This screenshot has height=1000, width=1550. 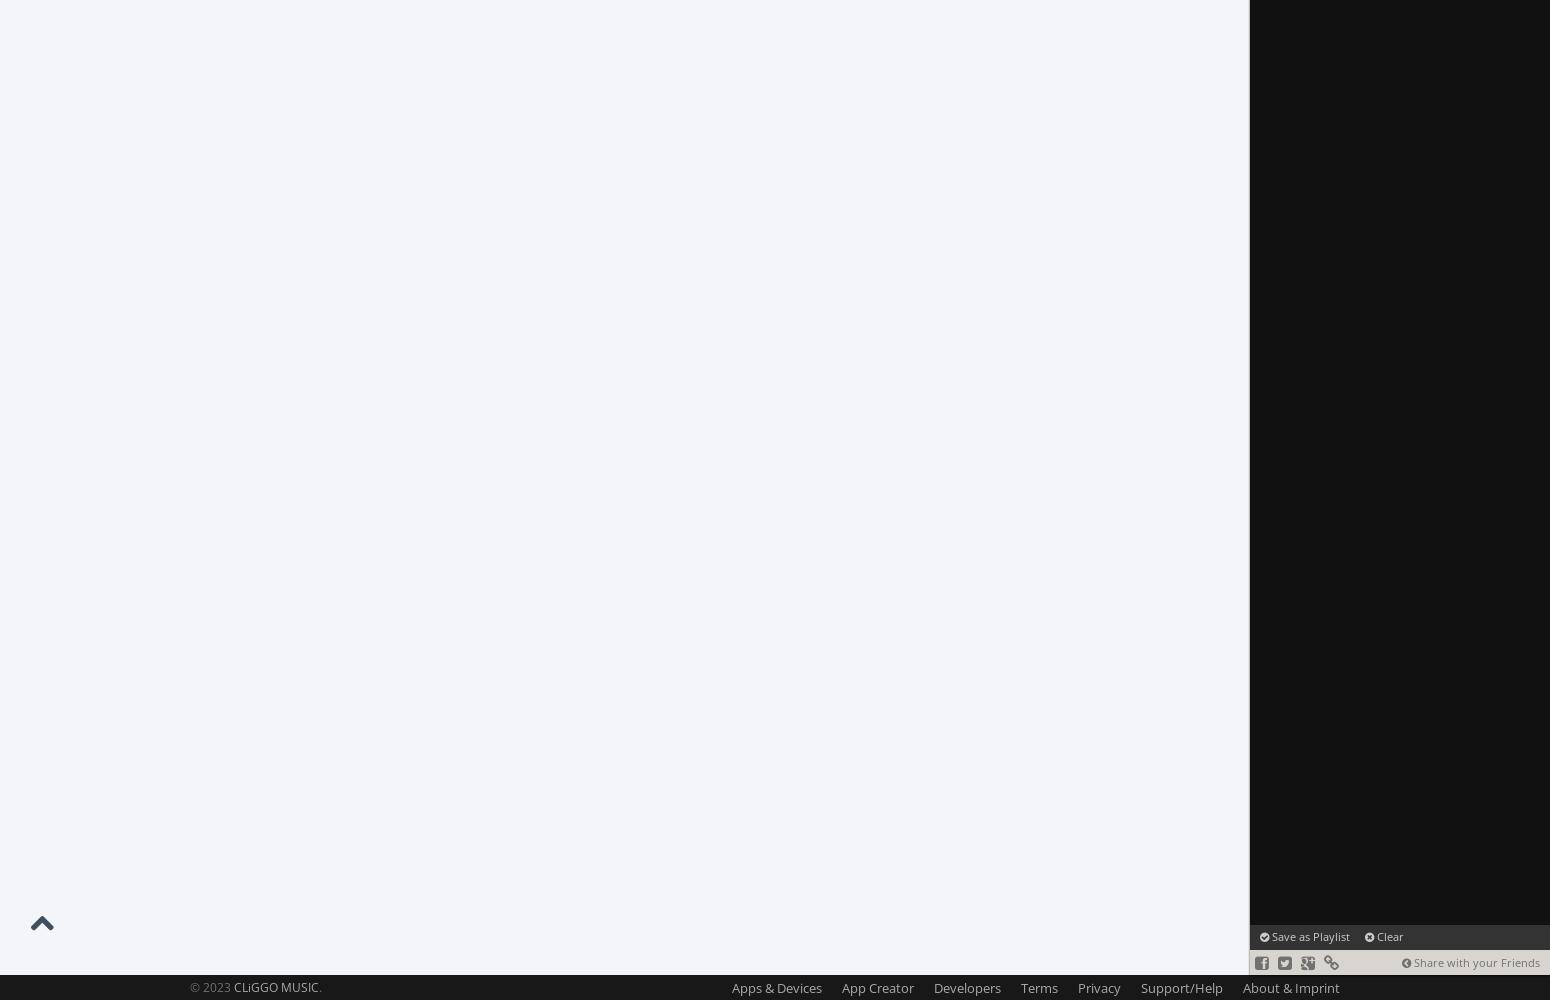 What do you see at coordinates (189, 986) in the screenshot?
I see `'© 2023'` at bounding box center [189, 986].